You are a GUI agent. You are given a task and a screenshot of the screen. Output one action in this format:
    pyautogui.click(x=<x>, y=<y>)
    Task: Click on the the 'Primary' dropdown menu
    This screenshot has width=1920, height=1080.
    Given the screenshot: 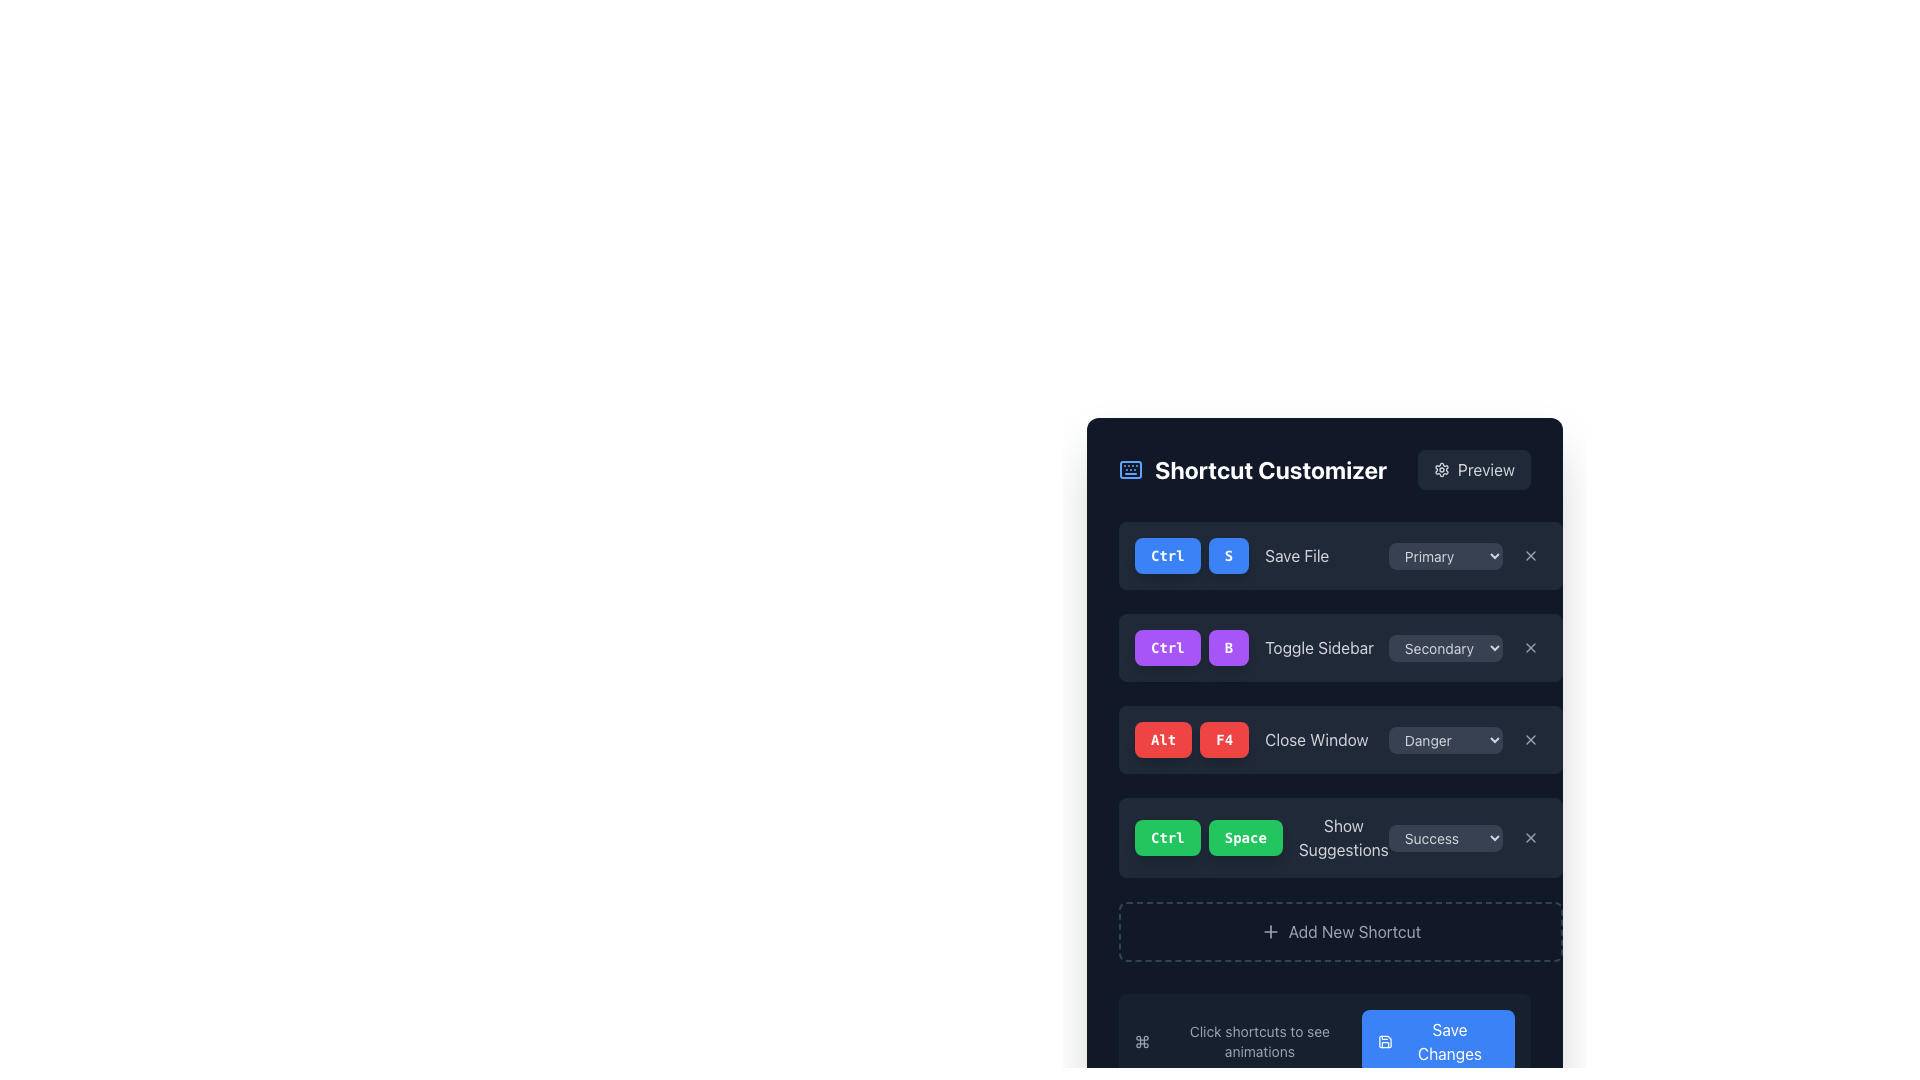 What is the action you would take?
    pyautogui.click(x=1467, y=555)
    